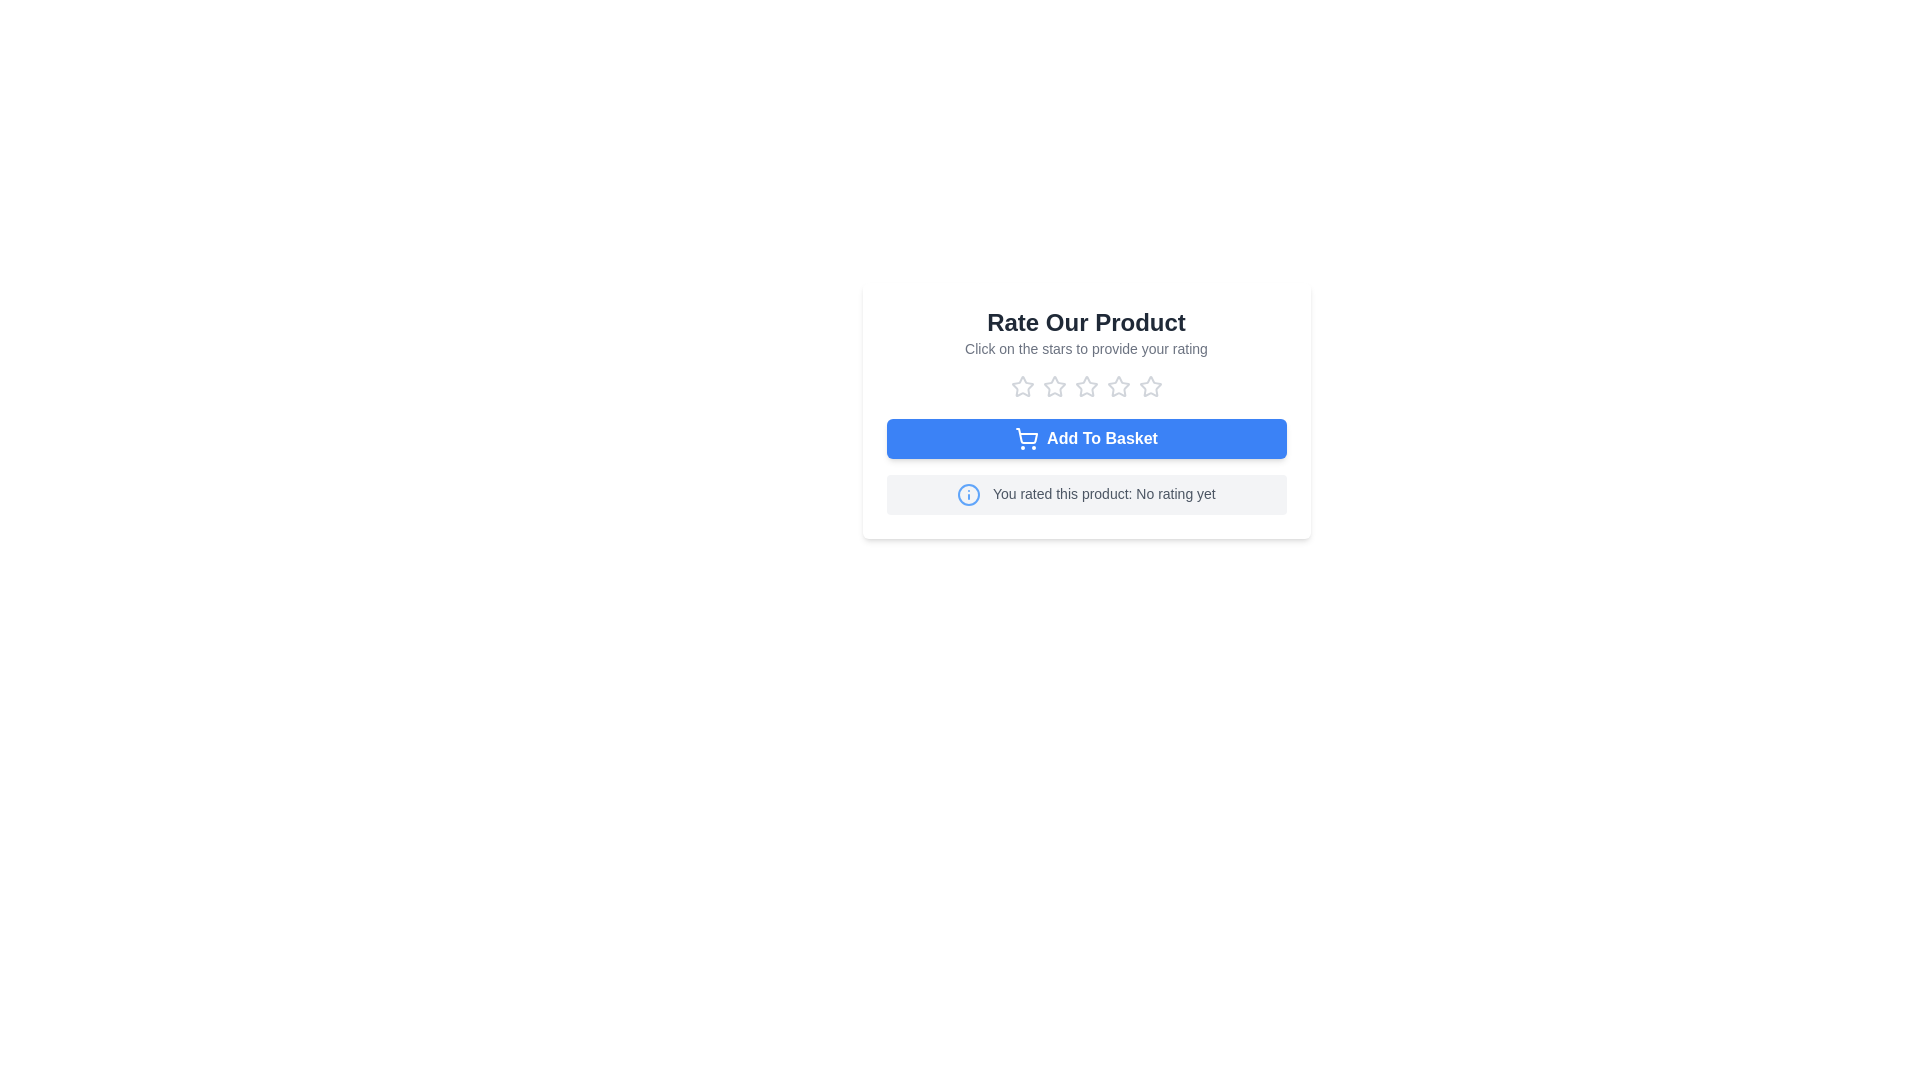 The height and width of the screenshot is (1080, 1920). I want to click on the 'Add To Basket' button icon which represents the action of adding an item to a shopping basket, so click(1027, 434).